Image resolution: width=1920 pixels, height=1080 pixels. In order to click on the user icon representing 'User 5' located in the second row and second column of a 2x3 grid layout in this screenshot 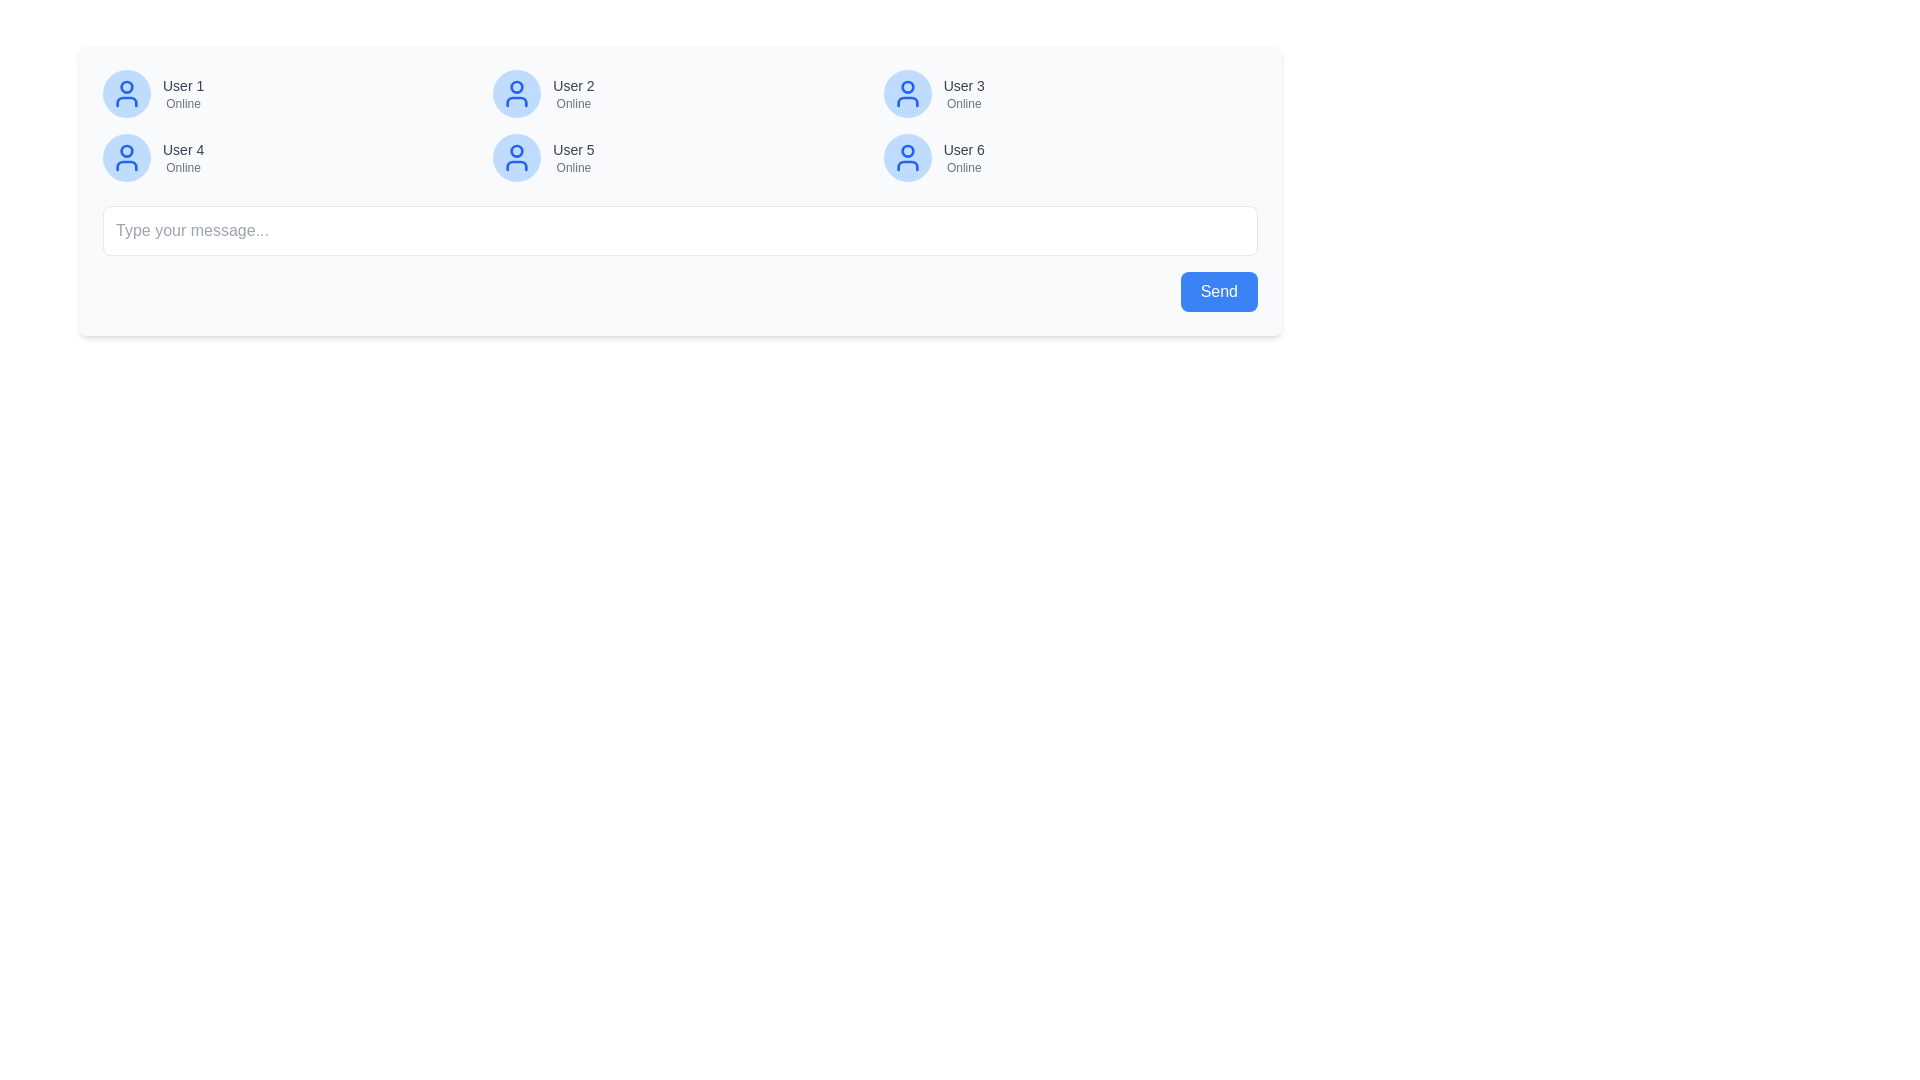, I will do `click(517, 157)`.